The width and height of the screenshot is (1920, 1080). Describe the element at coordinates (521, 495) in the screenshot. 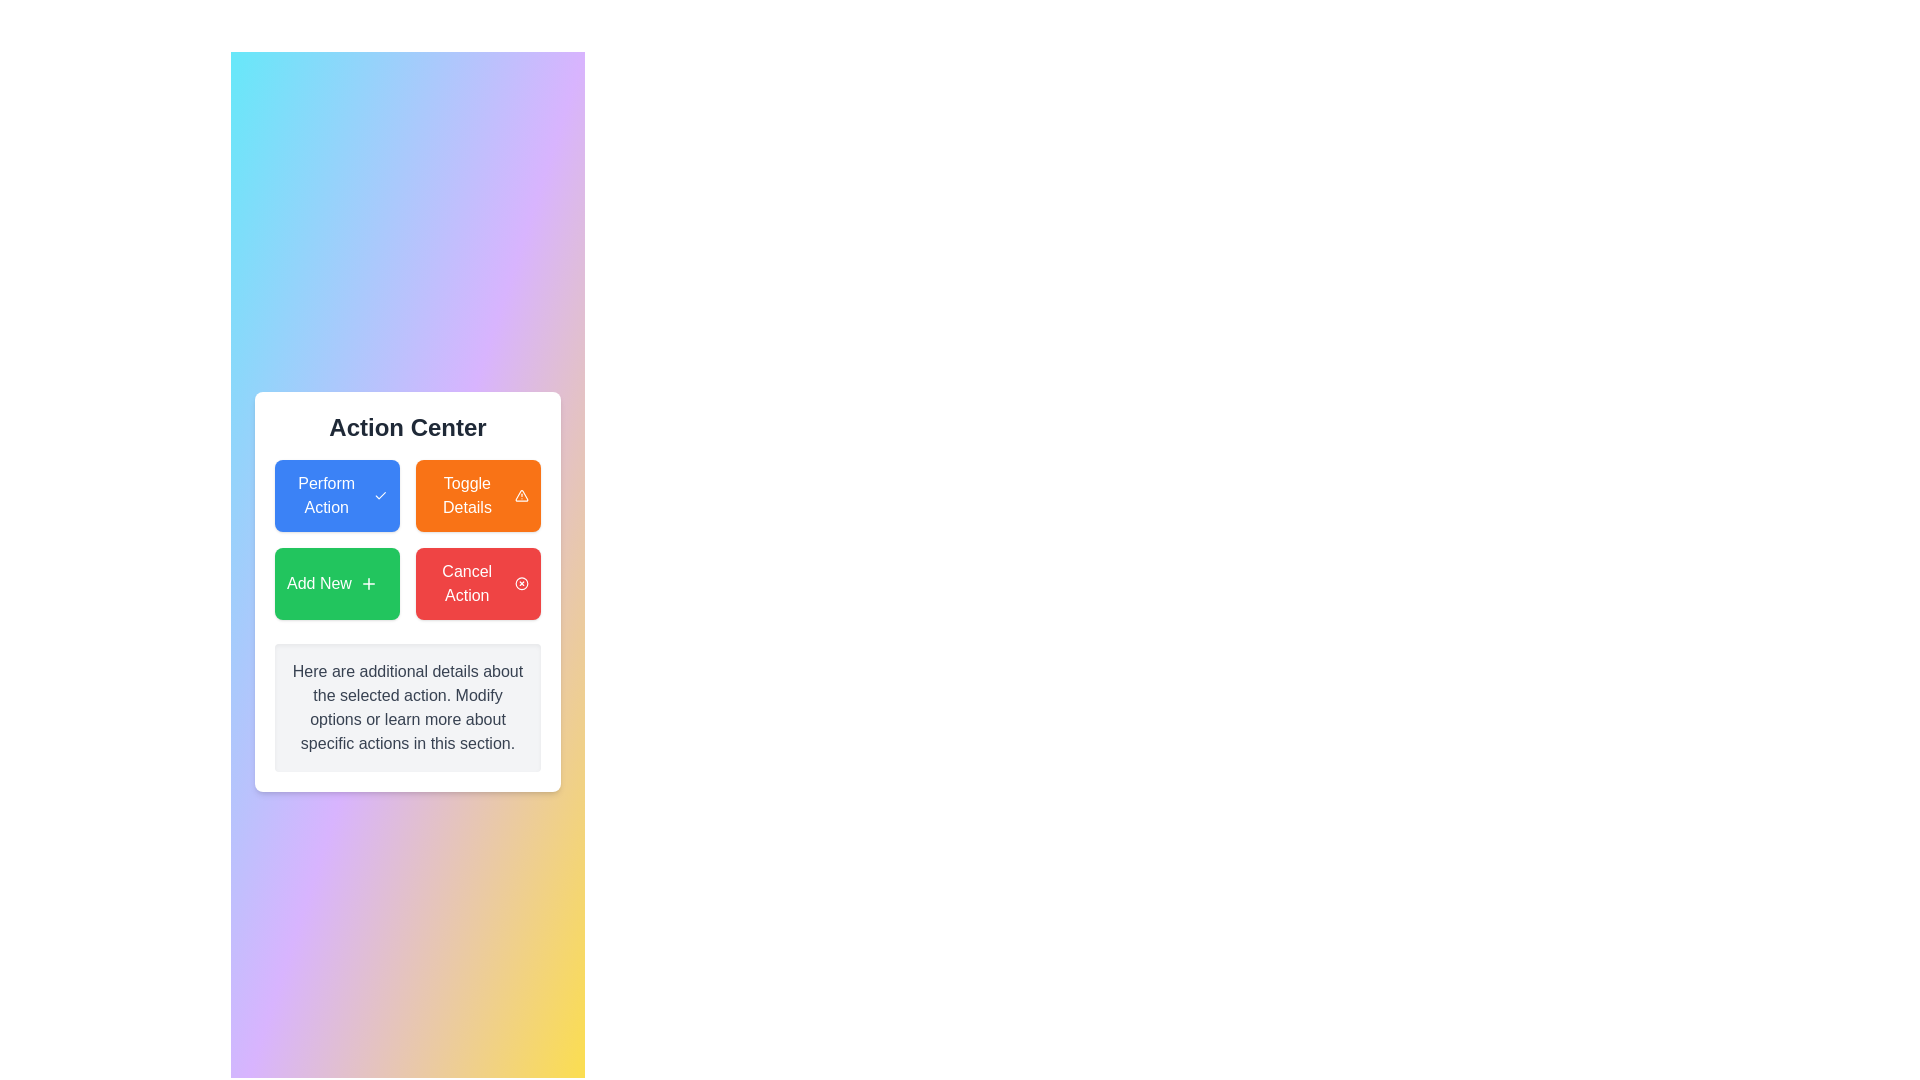

I see `the alert icon located just above the 'Cancel Action' button in the top-right quadrant, which indicates a warning or important message` at that location.